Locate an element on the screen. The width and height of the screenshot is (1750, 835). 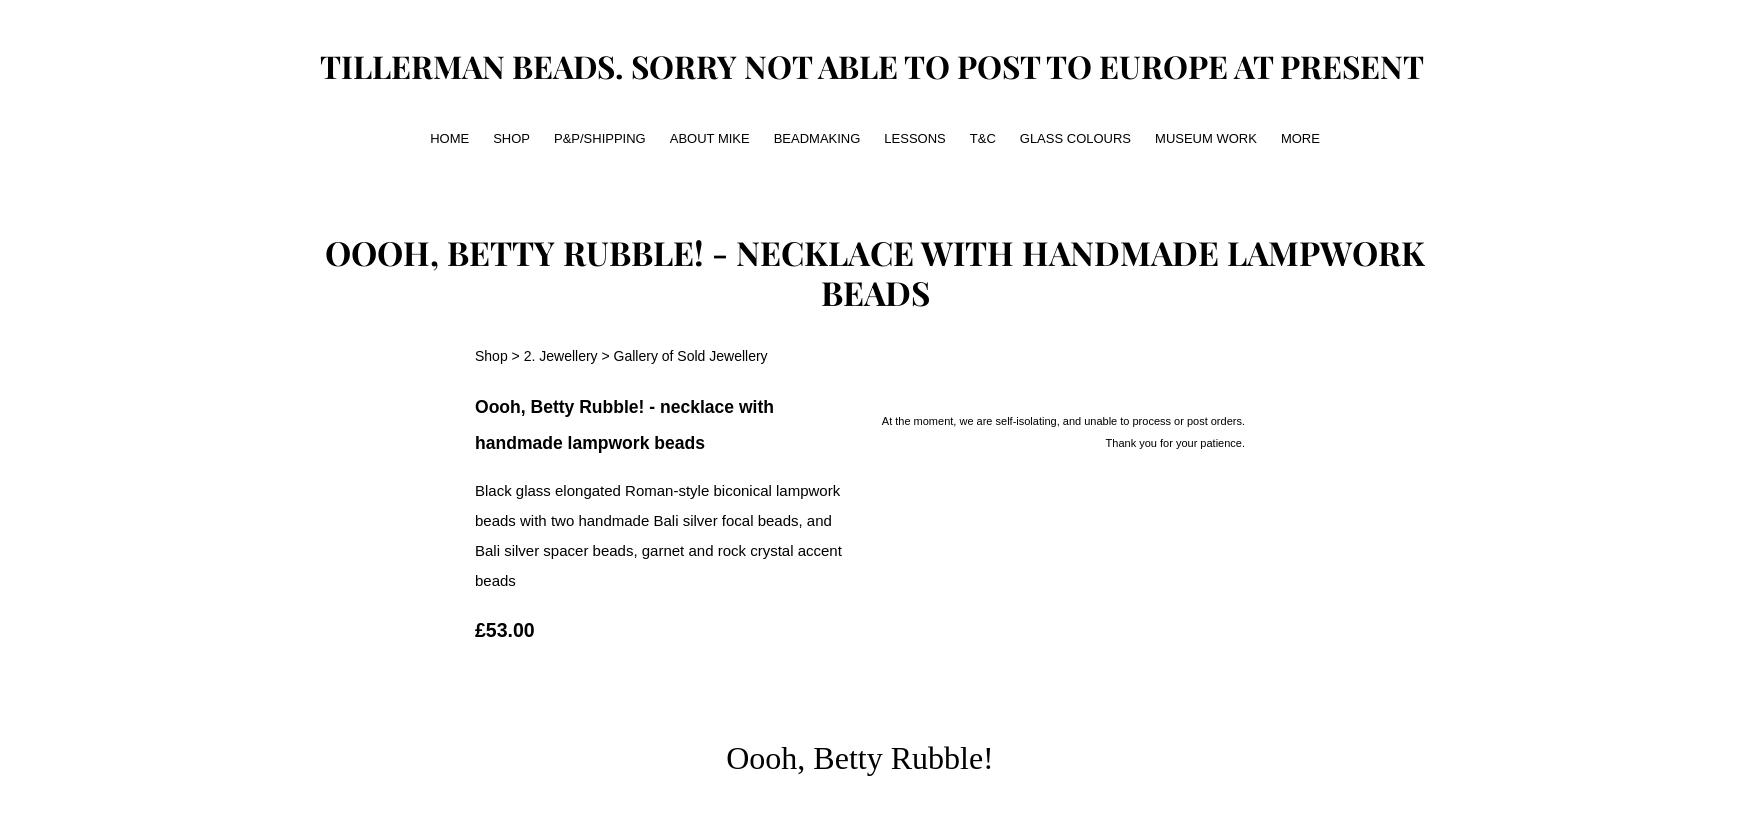
'£53.00' is located at coordinates (503, 628).